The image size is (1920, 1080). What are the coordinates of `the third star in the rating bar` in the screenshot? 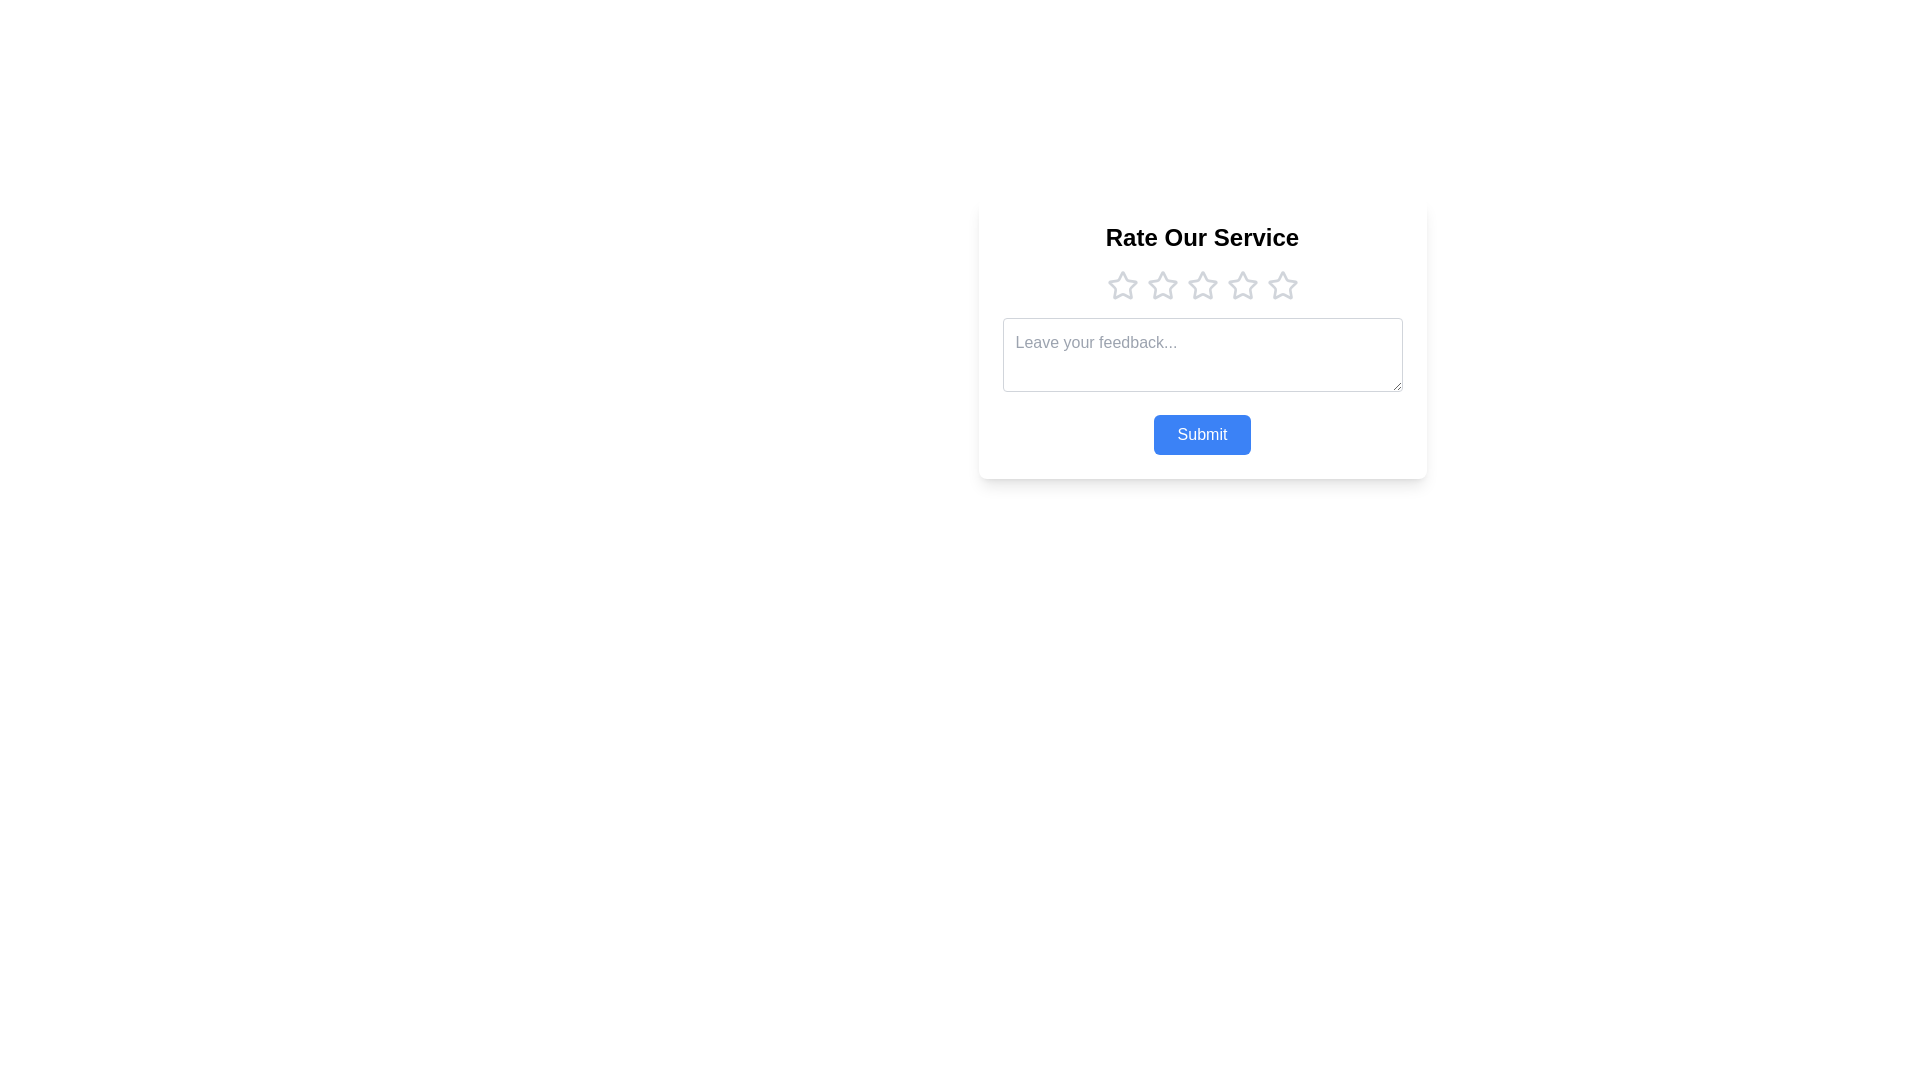 It's located at (1201, 285).